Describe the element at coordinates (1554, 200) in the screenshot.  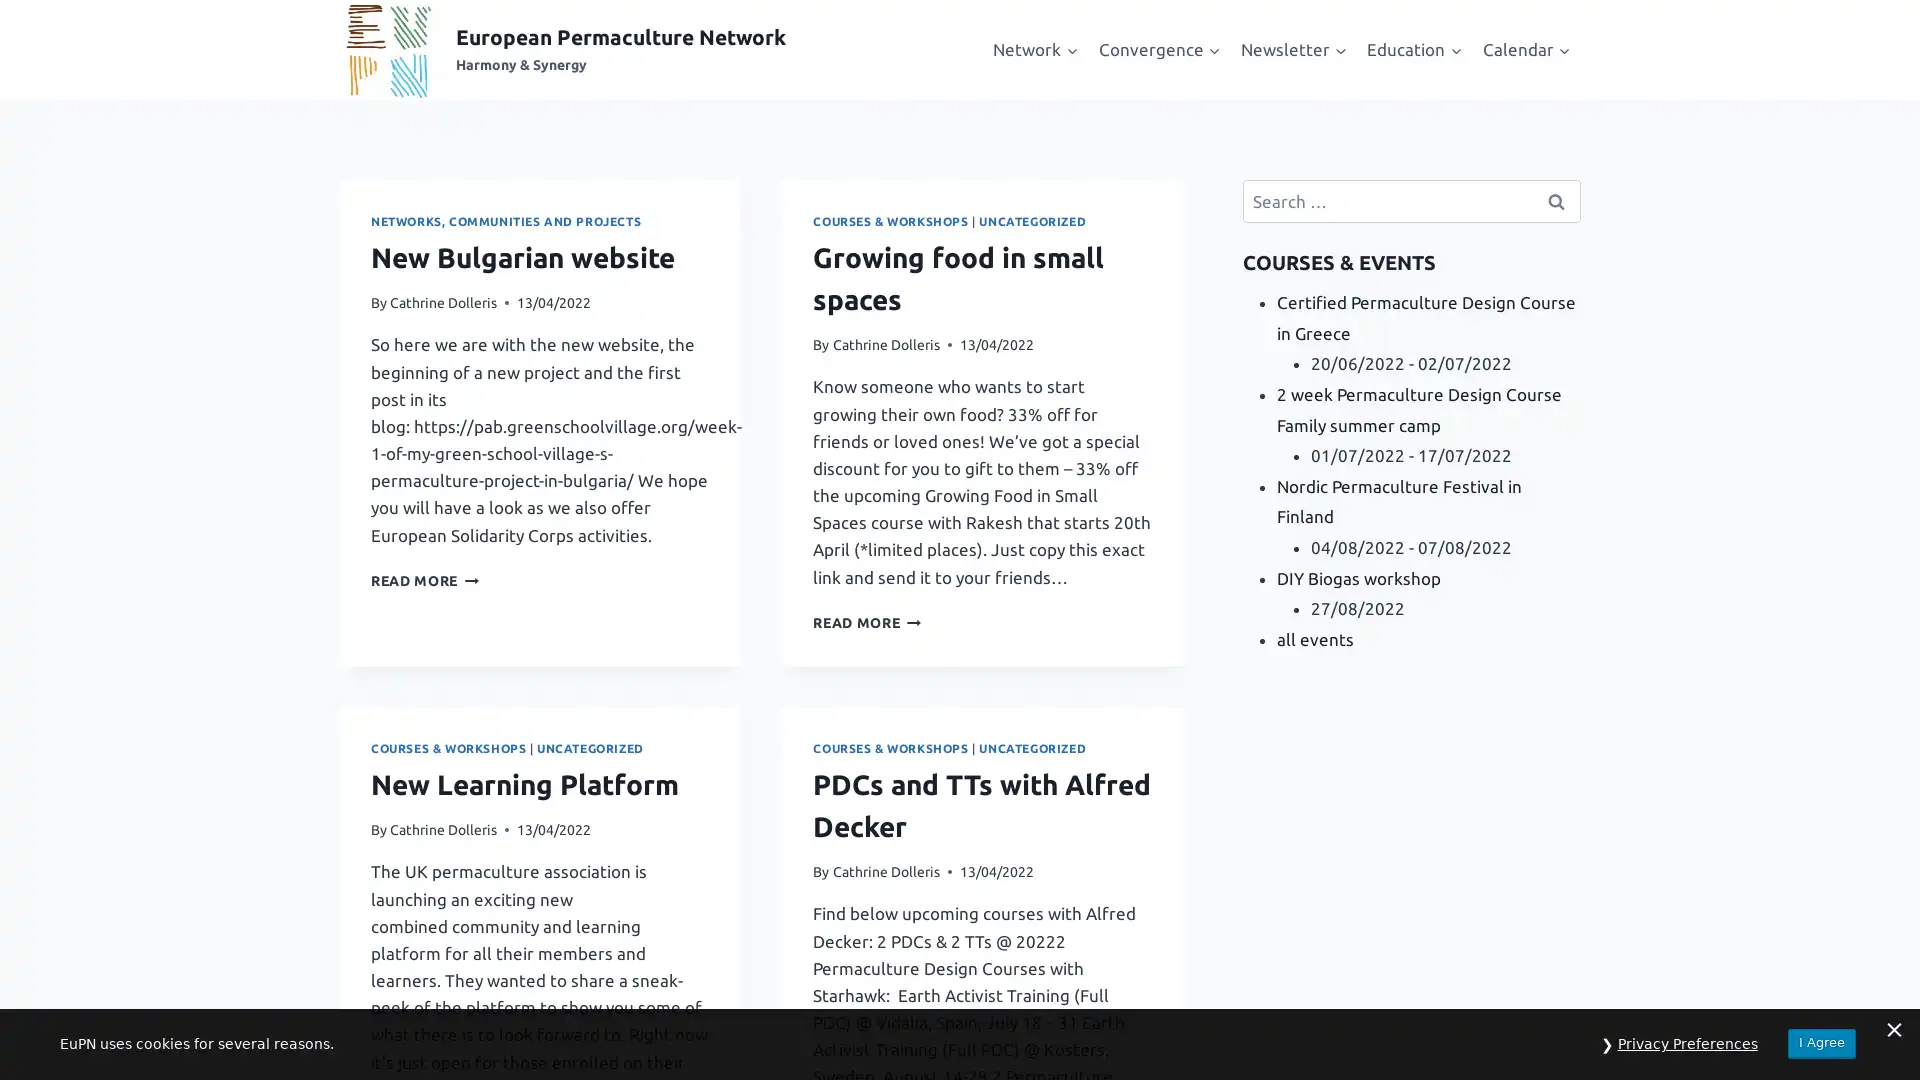
I see `Search` at that location.